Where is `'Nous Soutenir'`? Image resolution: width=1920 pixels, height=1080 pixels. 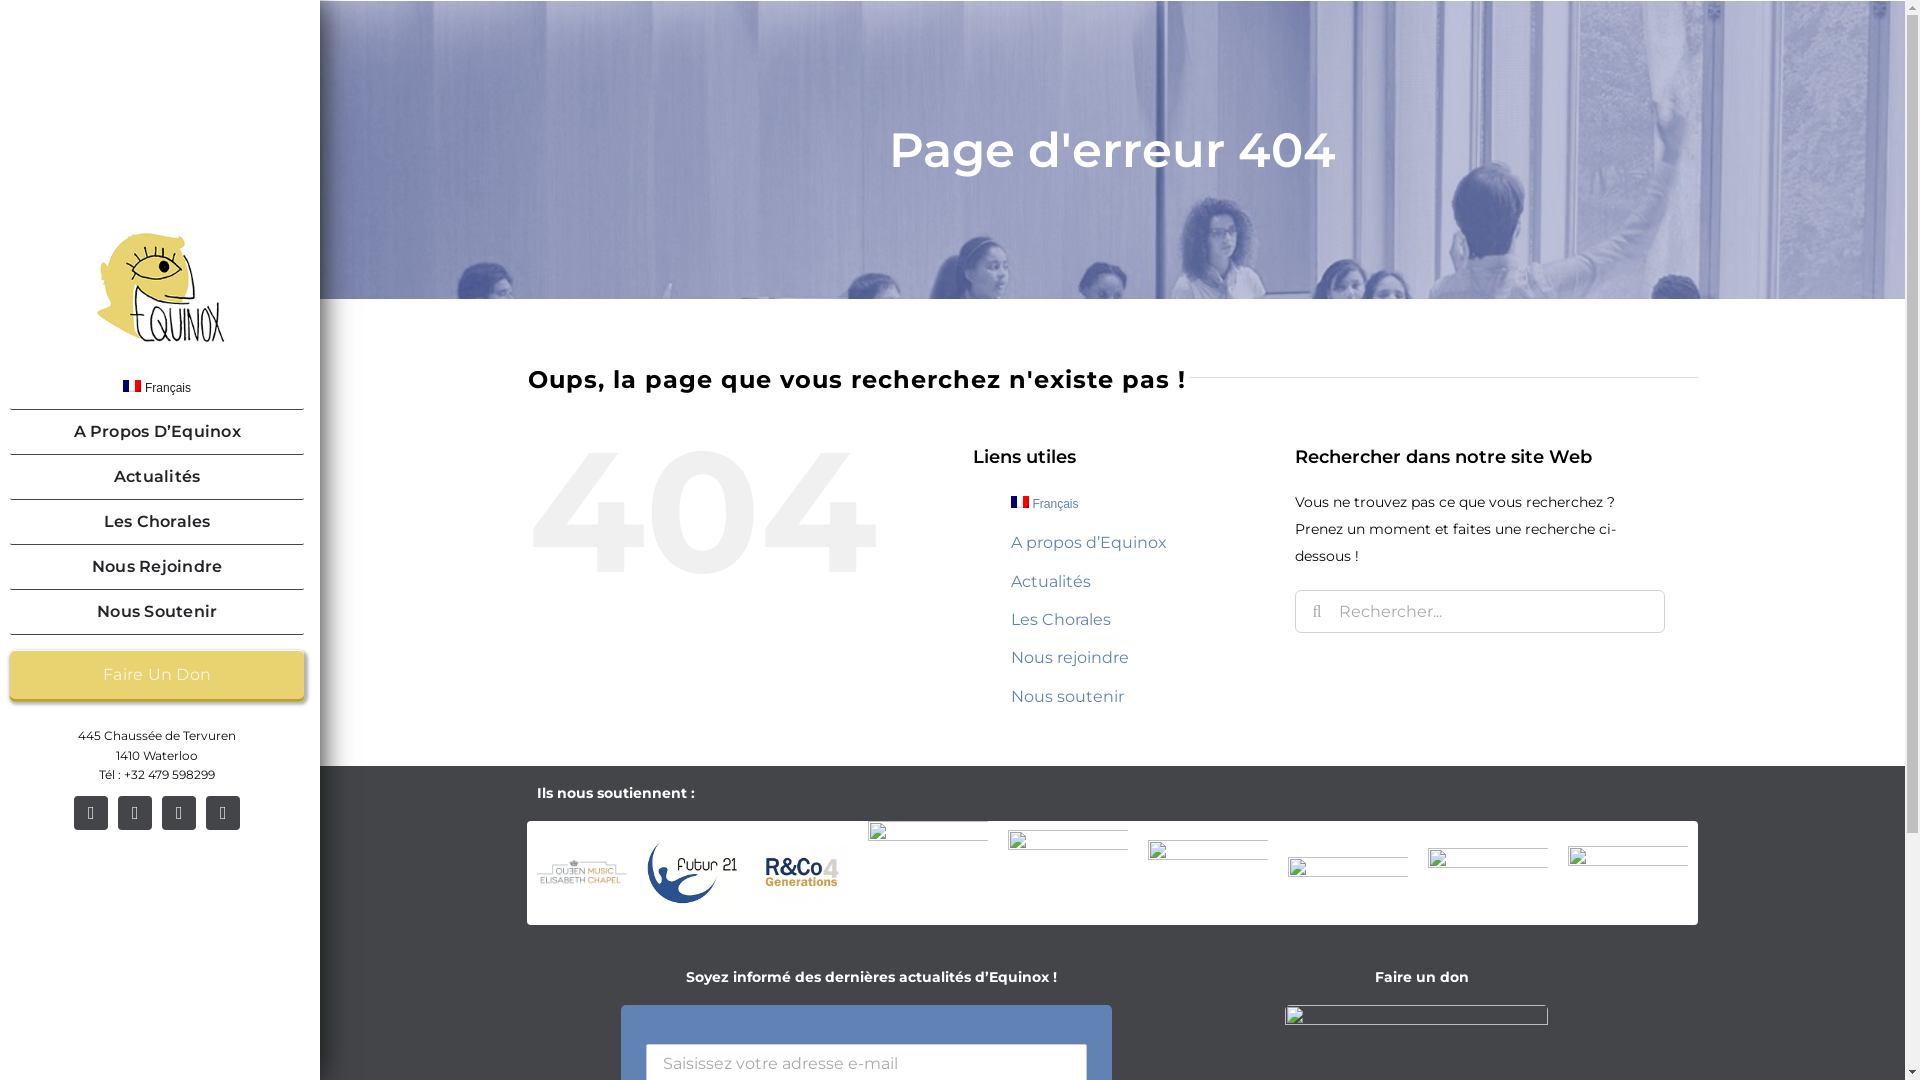
'Nous Soutenir' is located at coordinates (9, 611).